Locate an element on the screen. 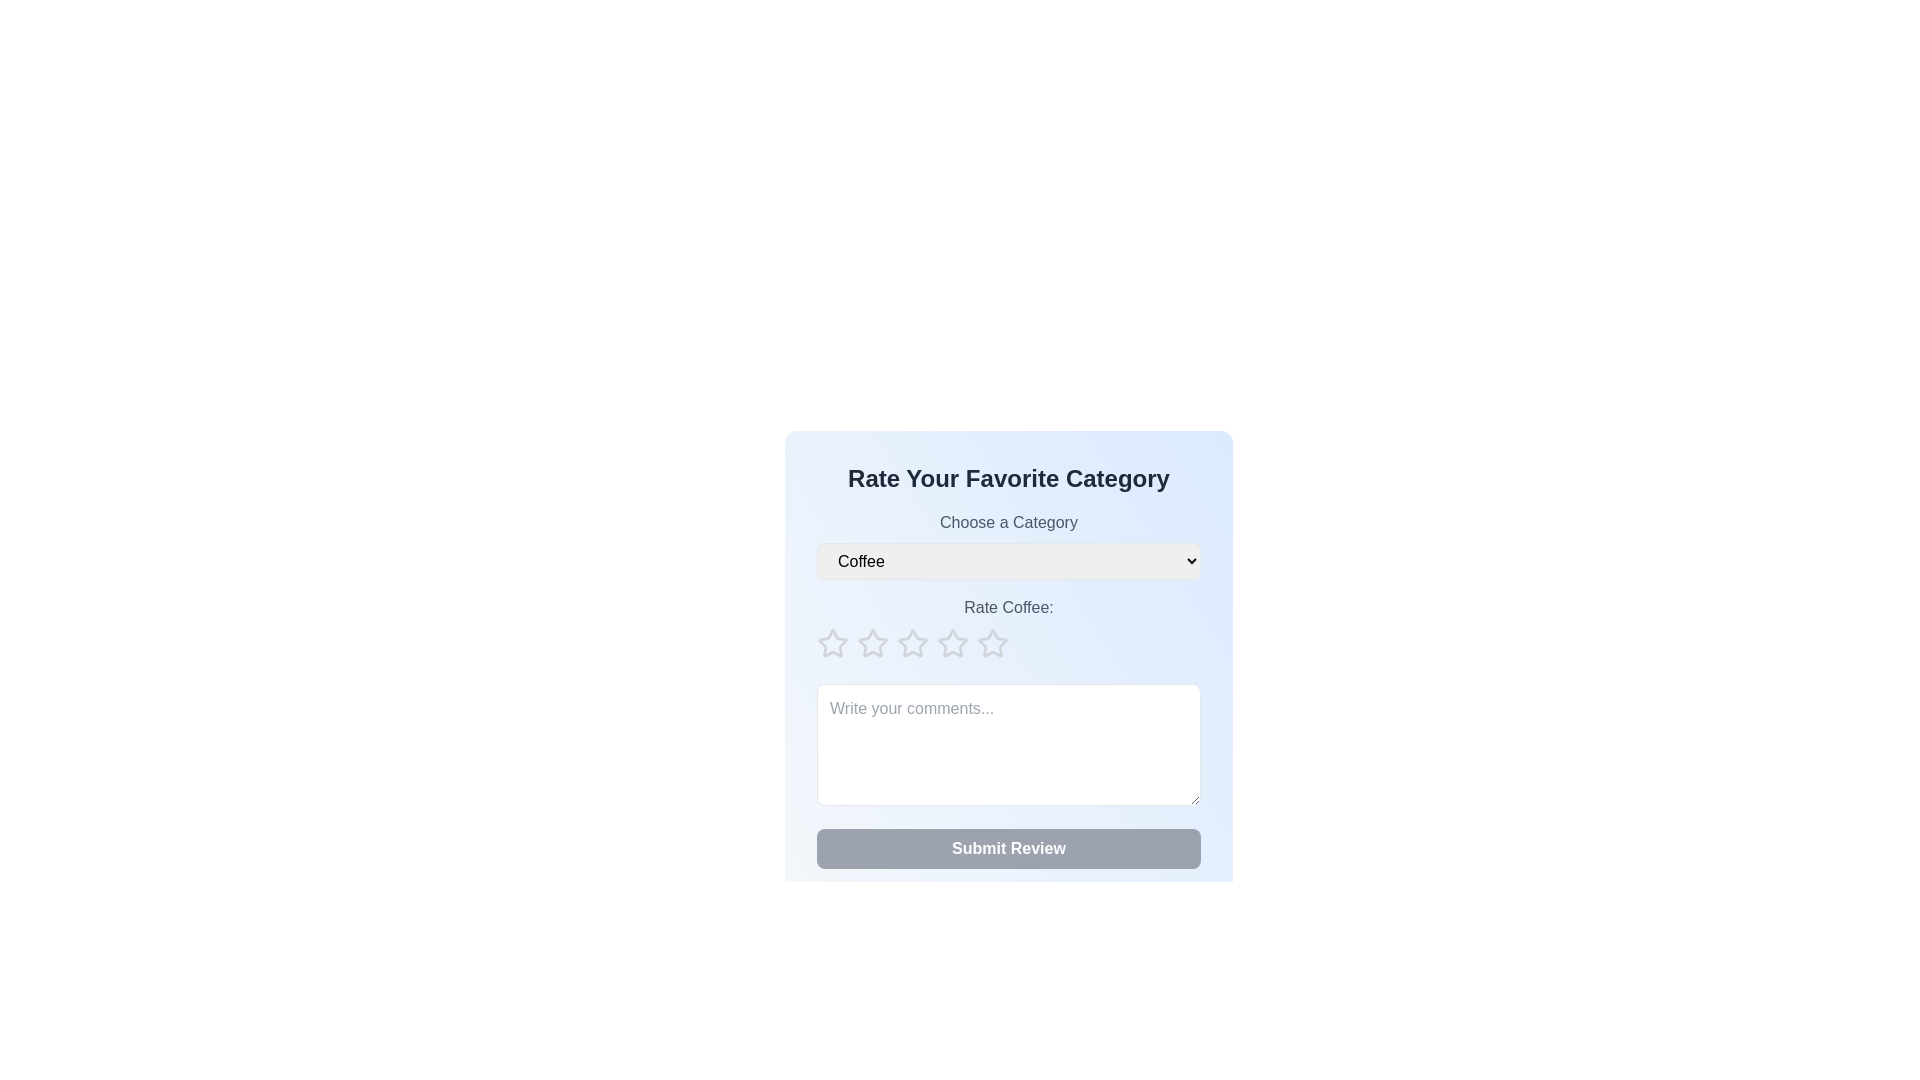 The width and height of the screenshot is (1920, 1080). the grey rectangular button labeled 'Submit Review' located at the bottom of the form in the 'Rate Your Favorite Category' section is located at coordinates (1008, 848).